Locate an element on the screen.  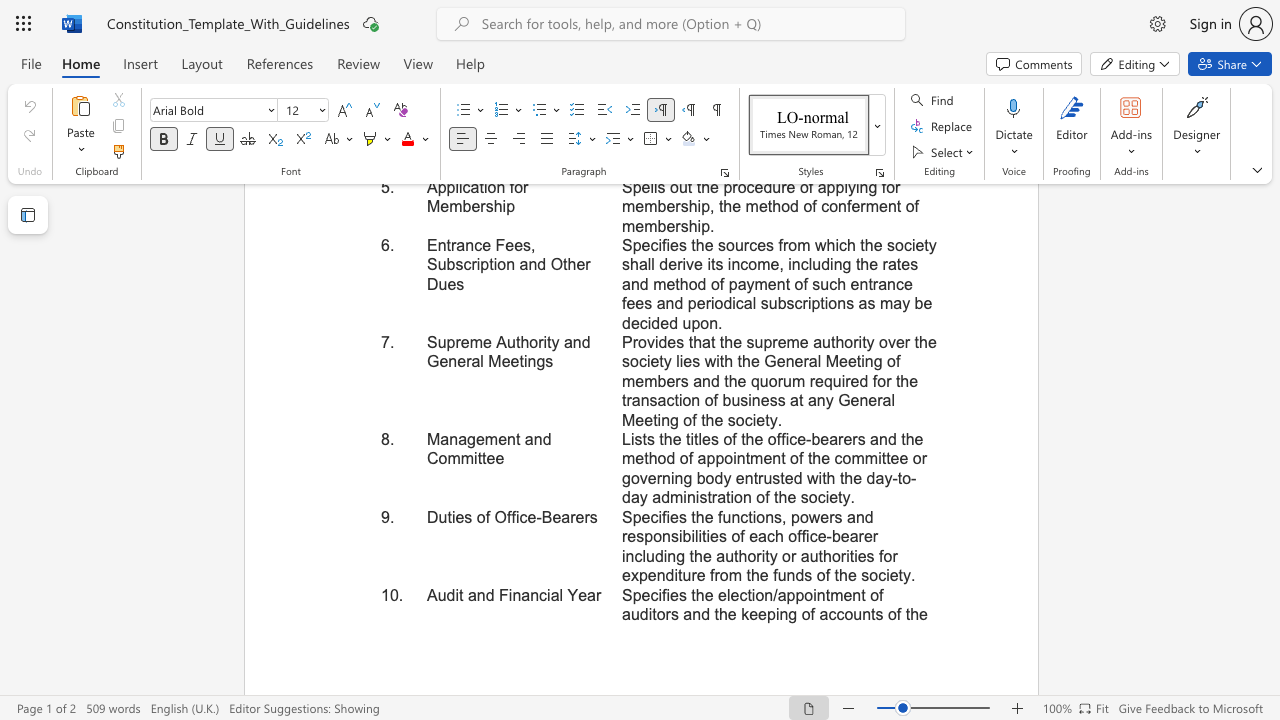
the subset text "e funds of the societ" within the text "Specifies the functions, powers and responsibilities of each office-bearer including the authority or authorities for expenditure from the funds of the society." is located at coordinates (758, 575).